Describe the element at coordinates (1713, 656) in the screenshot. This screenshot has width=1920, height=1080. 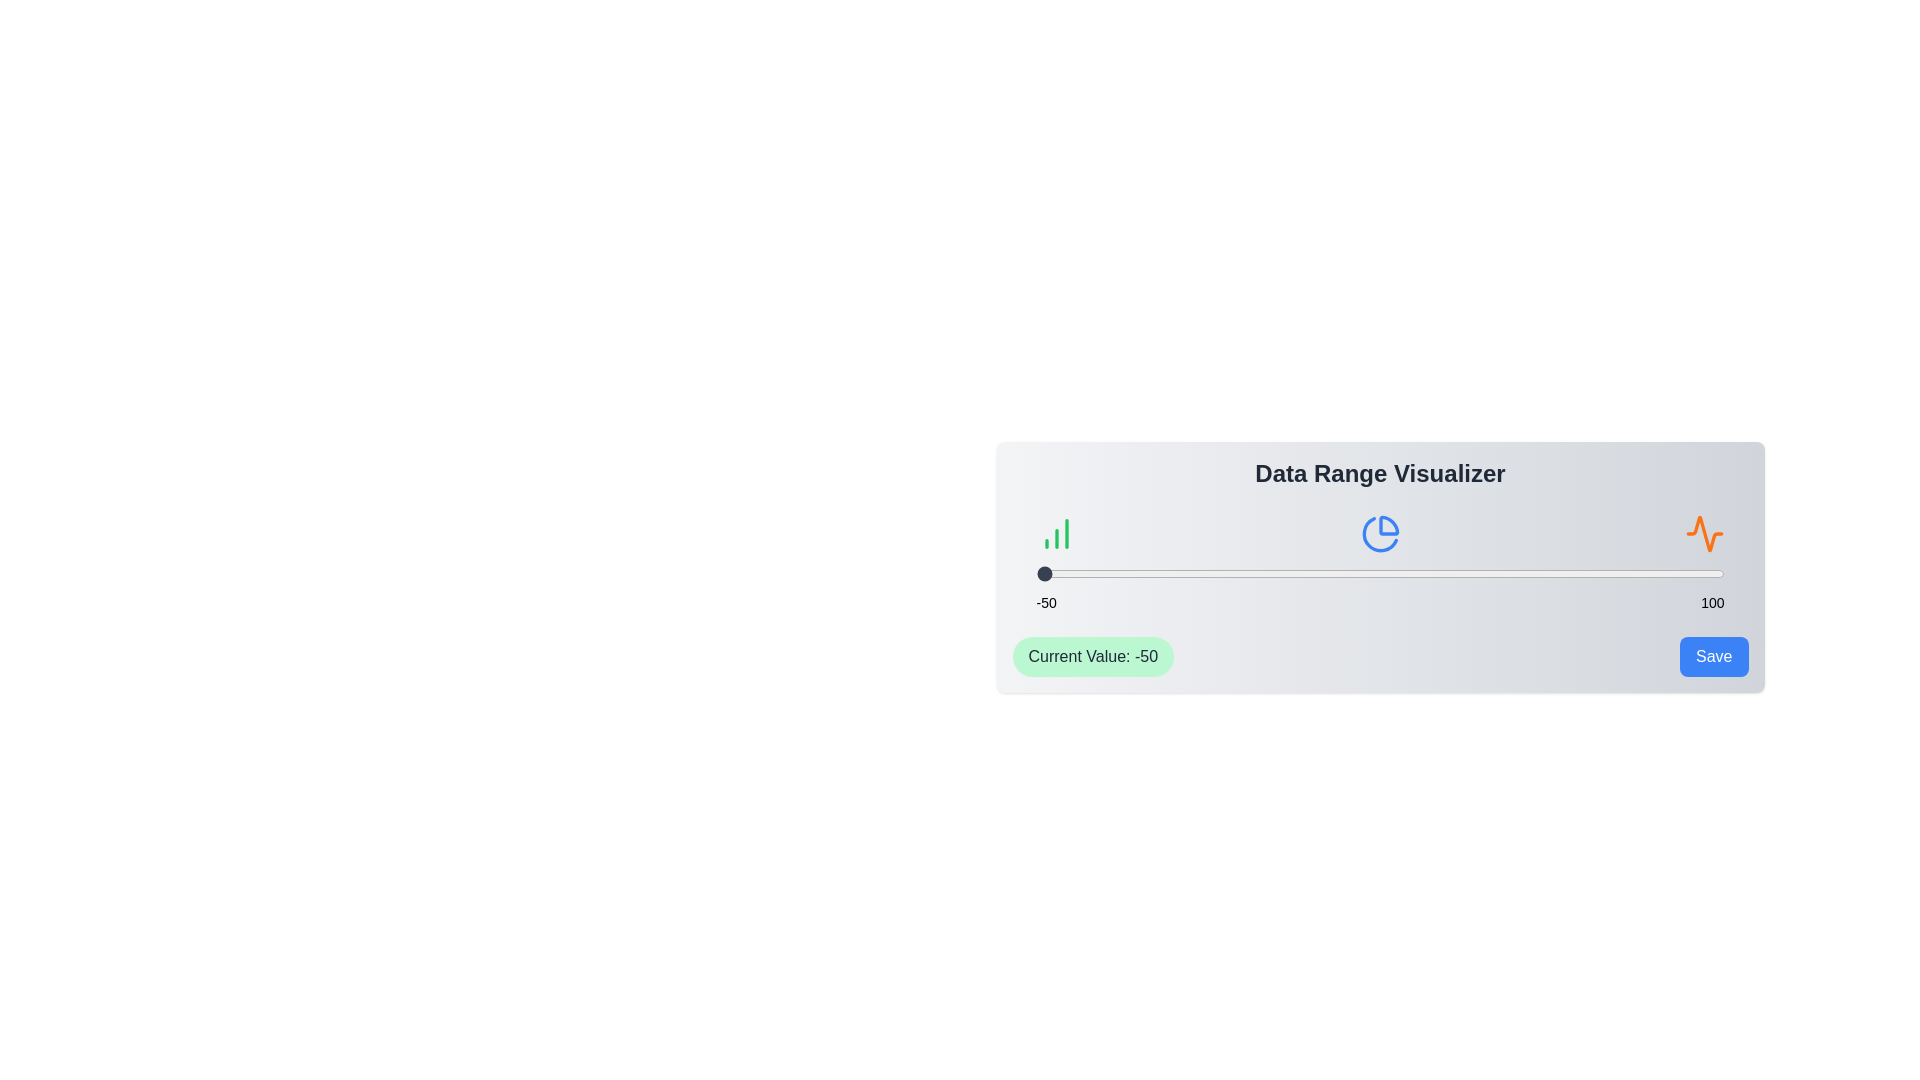
I see `the 'Save' button to save the current value` at that location.